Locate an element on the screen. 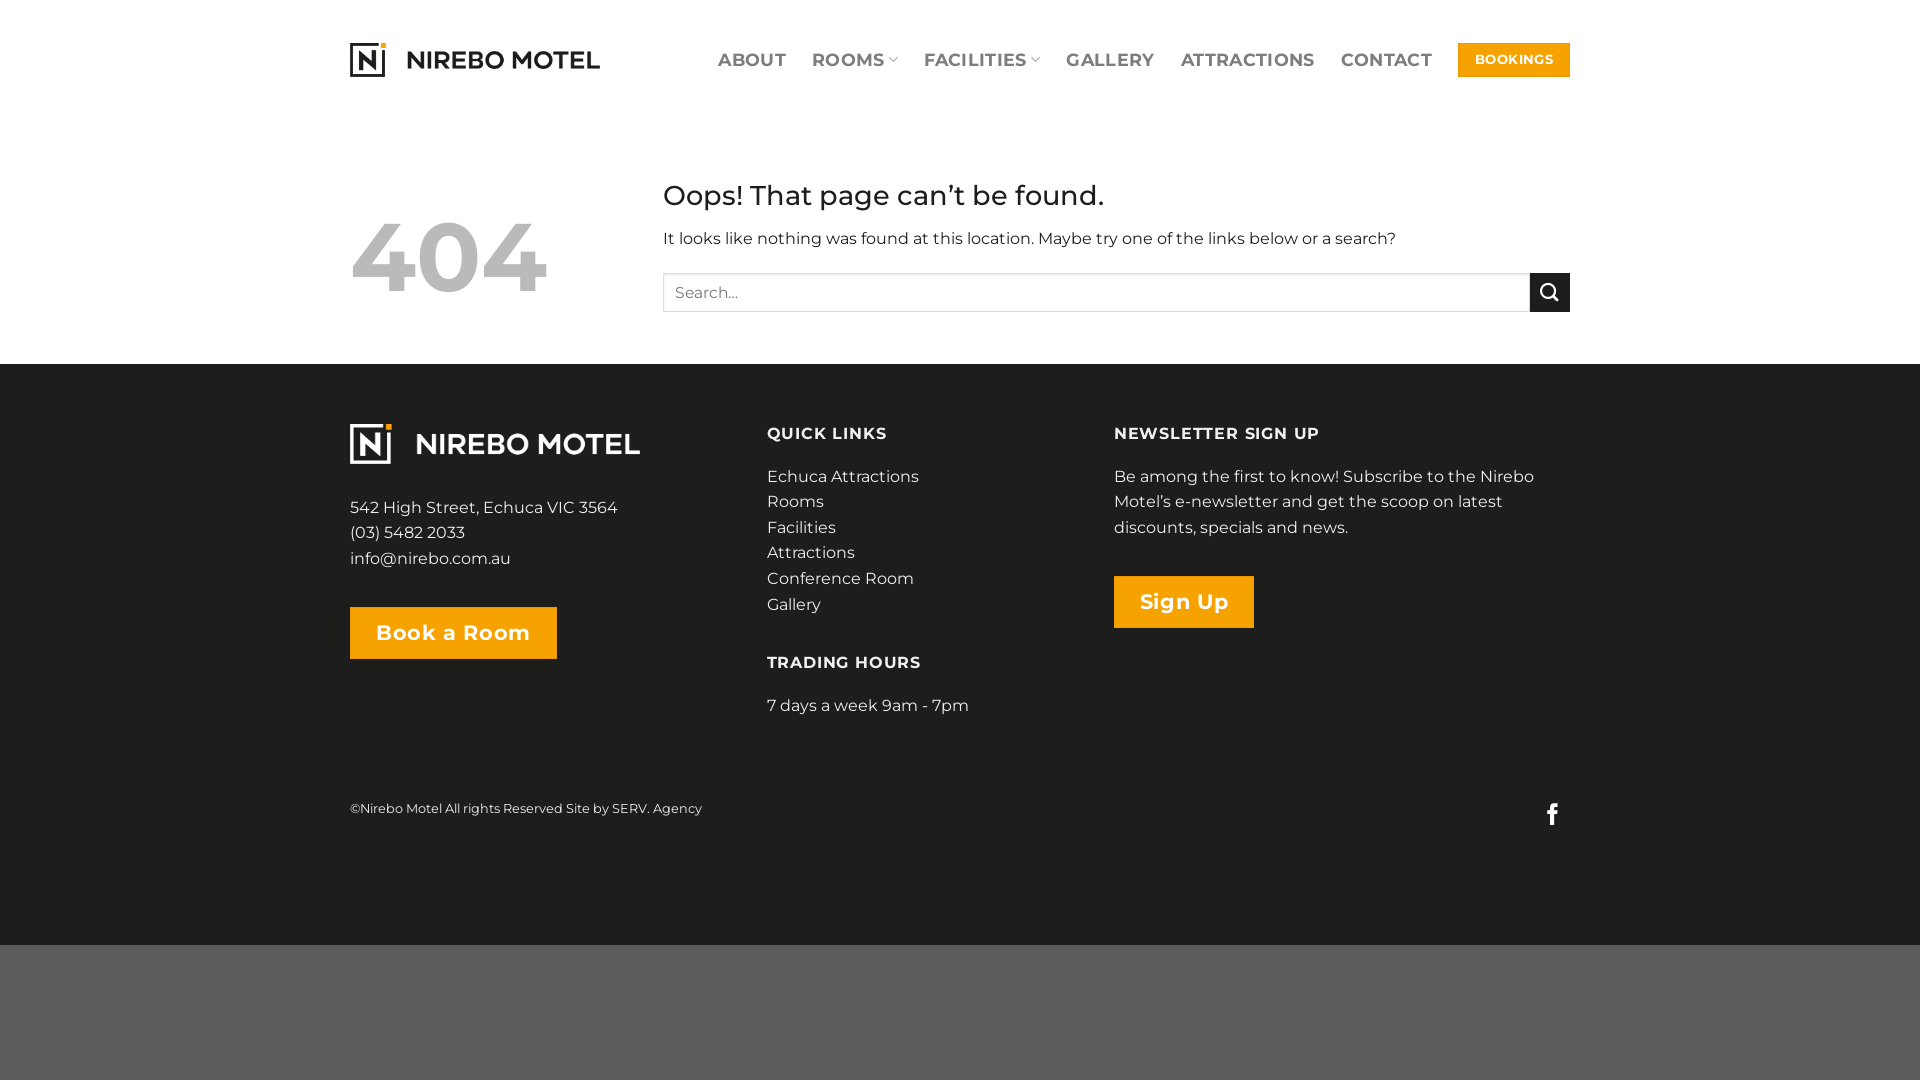  'ROOMS' is located at coordinates (854, 58).